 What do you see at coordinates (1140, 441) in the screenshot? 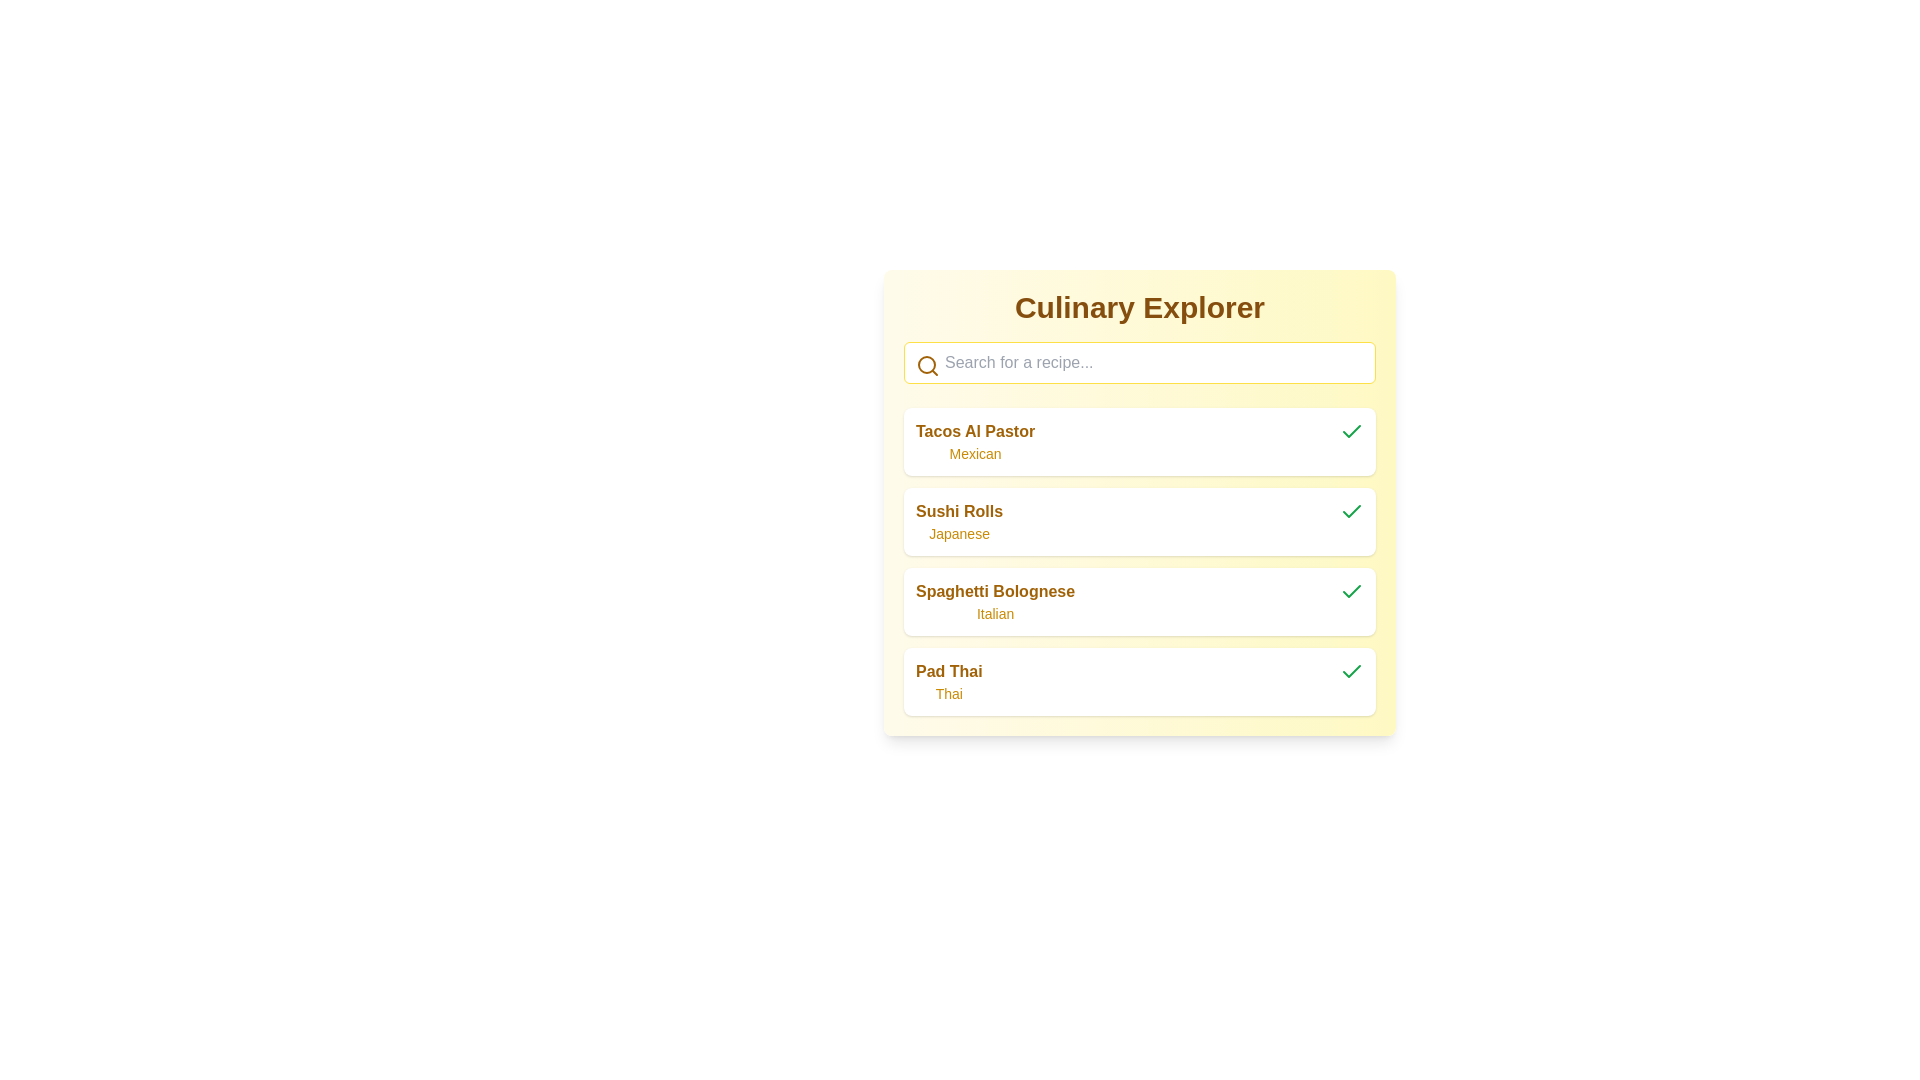
I see `the first card in the vertically stacked menu` at bounding box center [1140, 441].